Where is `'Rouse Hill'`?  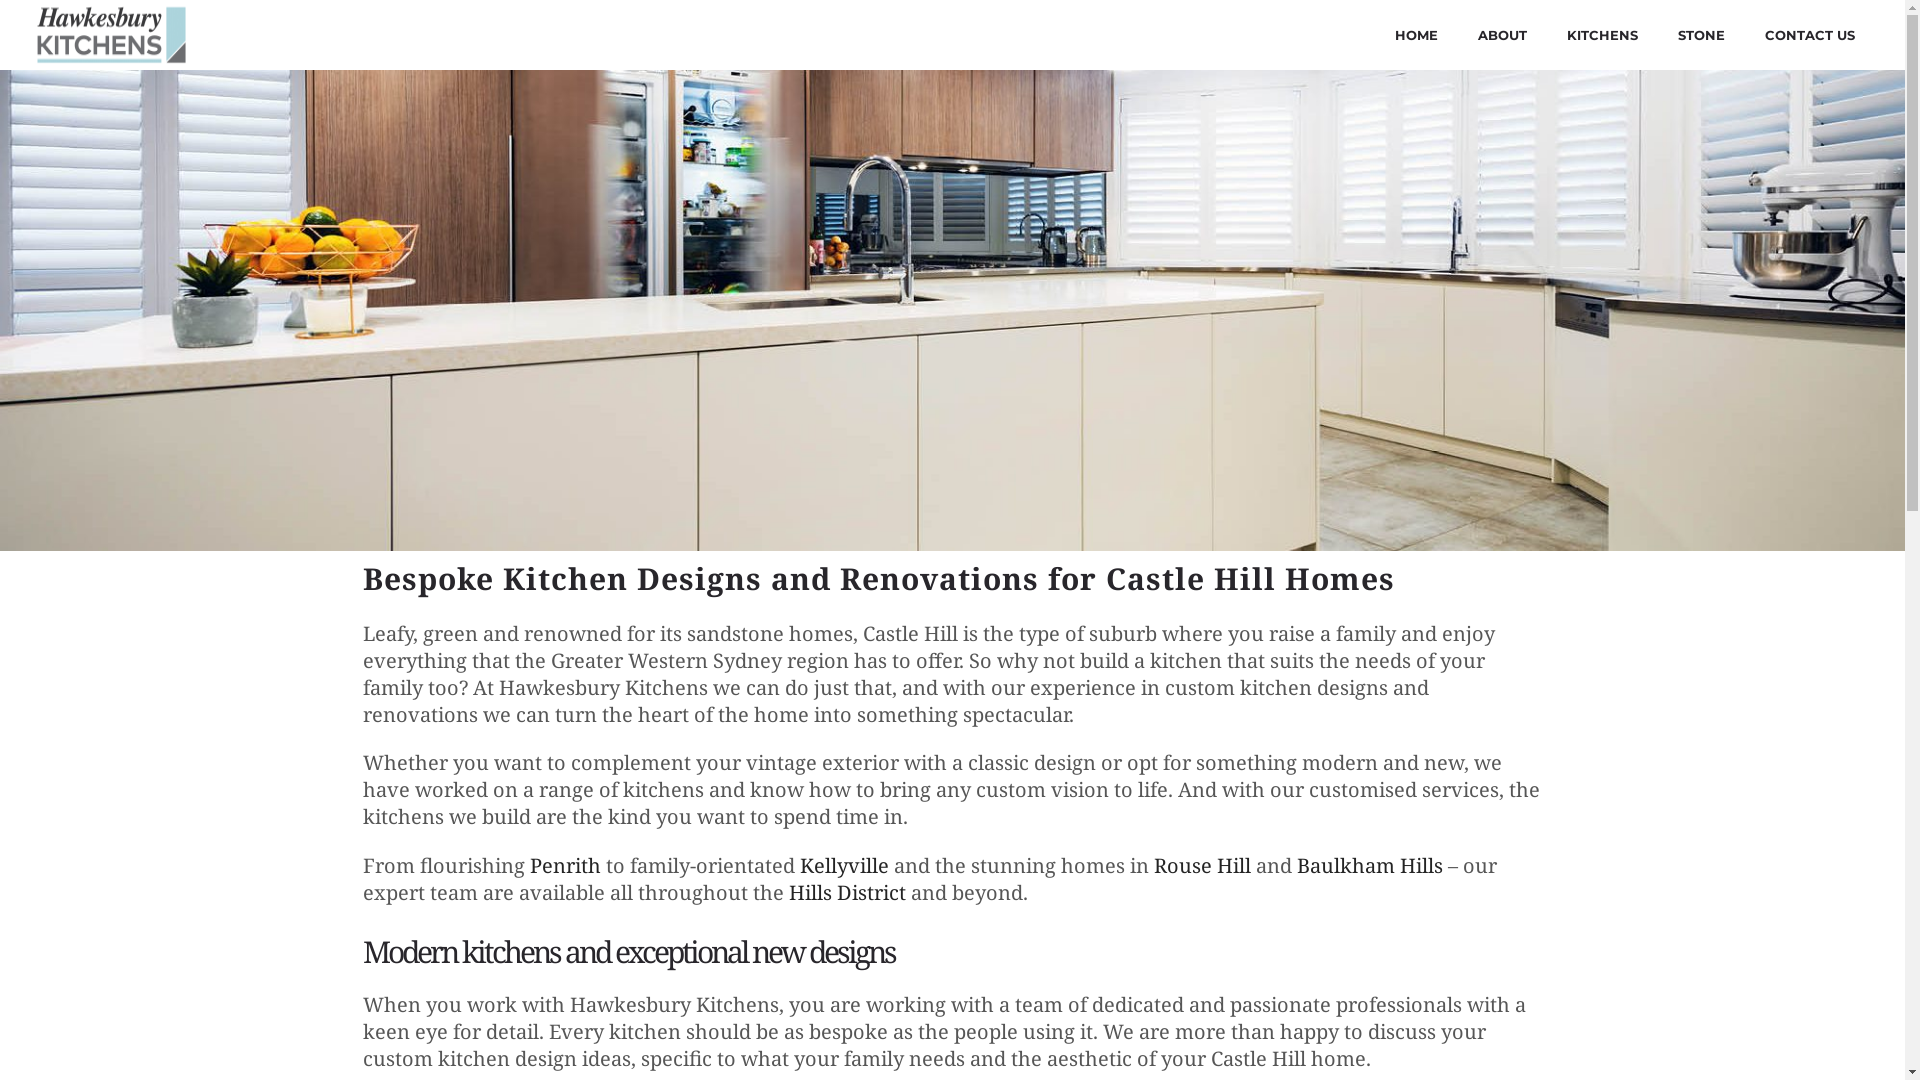 'Rouse Hill' is located at coordinates (1153, 864).